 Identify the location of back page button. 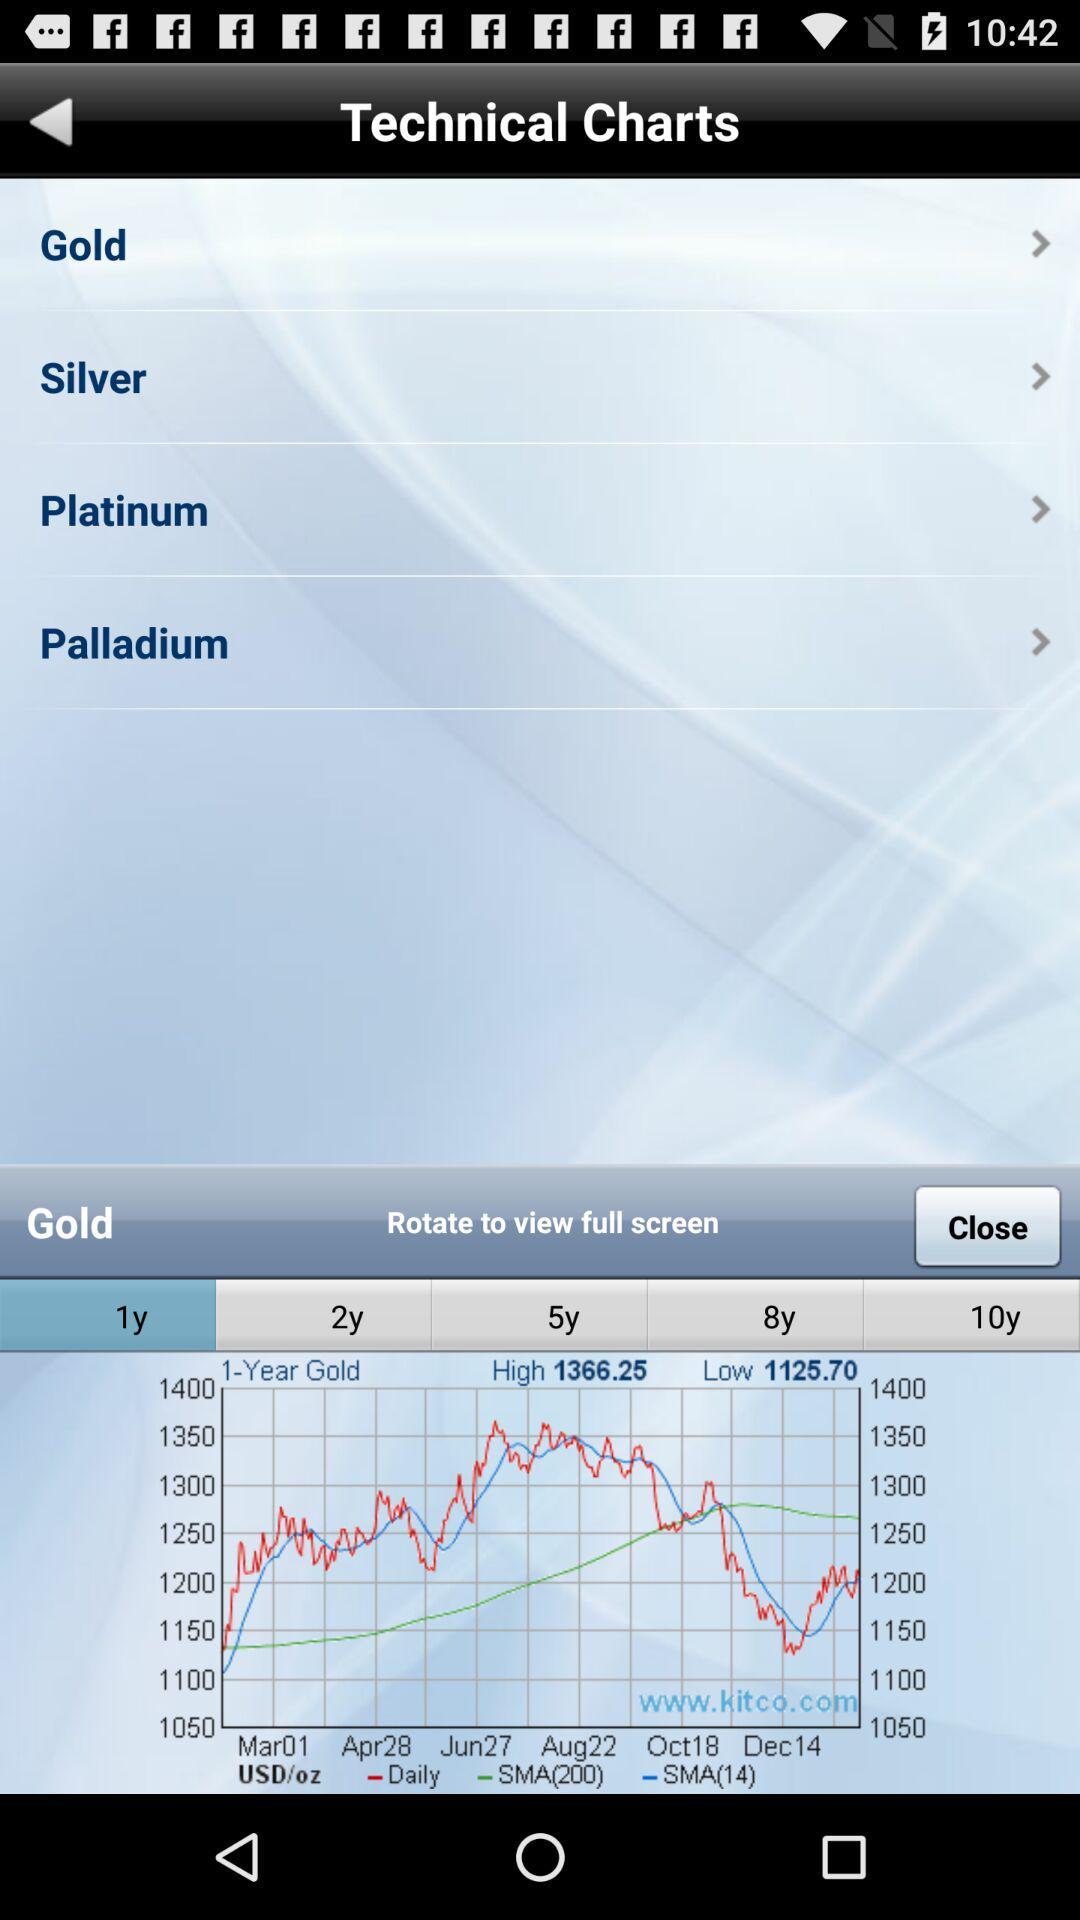
(50, 124).